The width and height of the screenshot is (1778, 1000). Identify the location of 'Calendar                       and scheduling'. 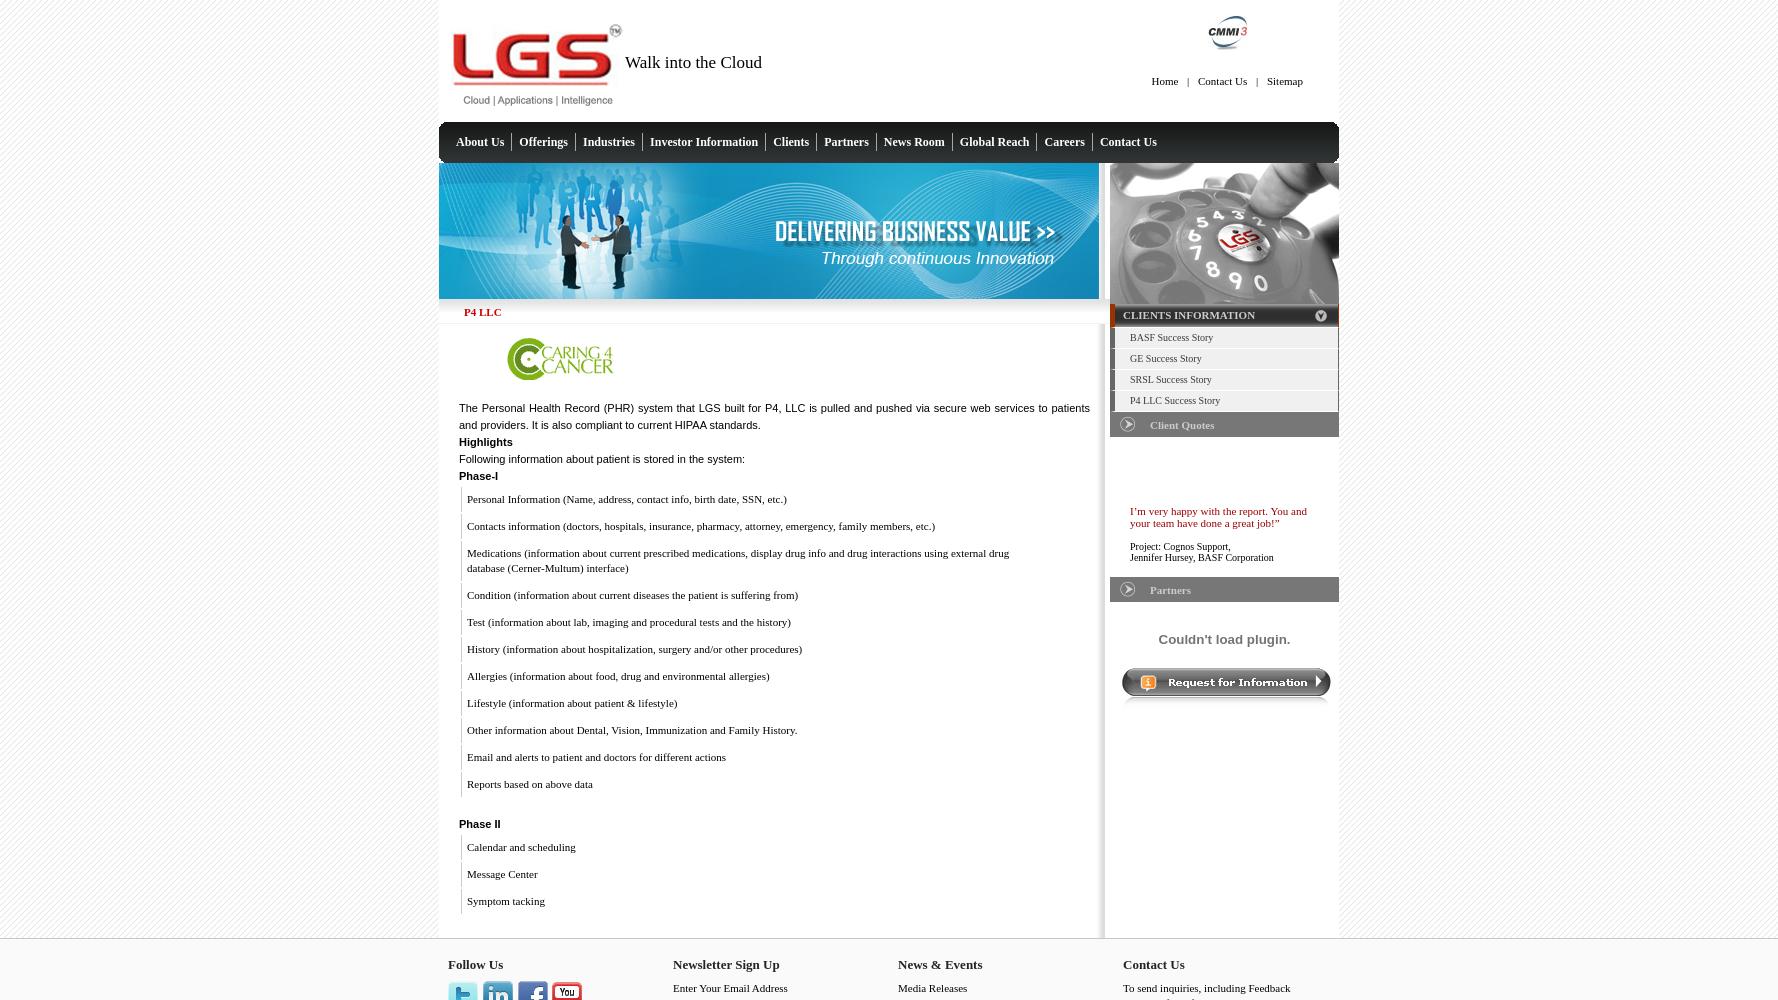
(520, 846).